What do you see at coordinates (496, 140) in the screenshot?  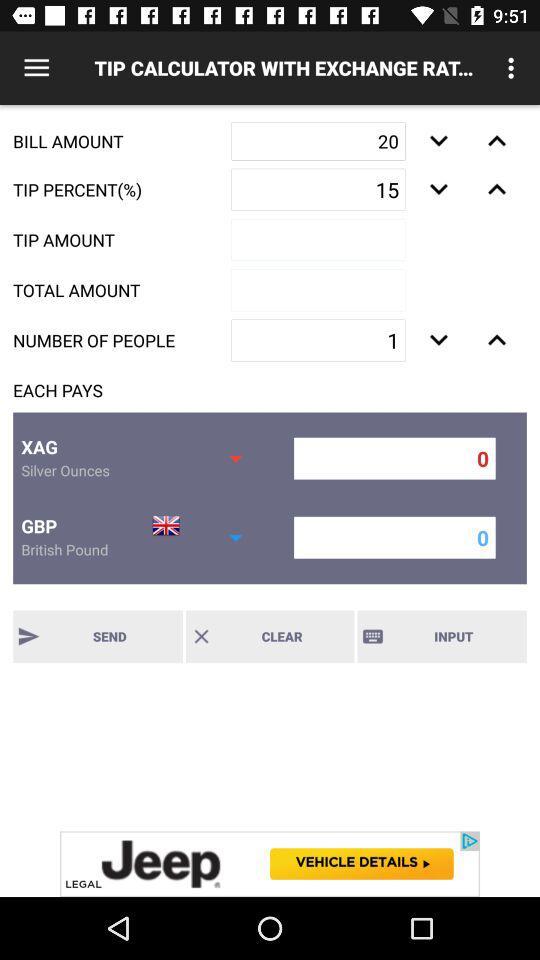 I see `the expand_less icon` at bounding box center [496, 140].